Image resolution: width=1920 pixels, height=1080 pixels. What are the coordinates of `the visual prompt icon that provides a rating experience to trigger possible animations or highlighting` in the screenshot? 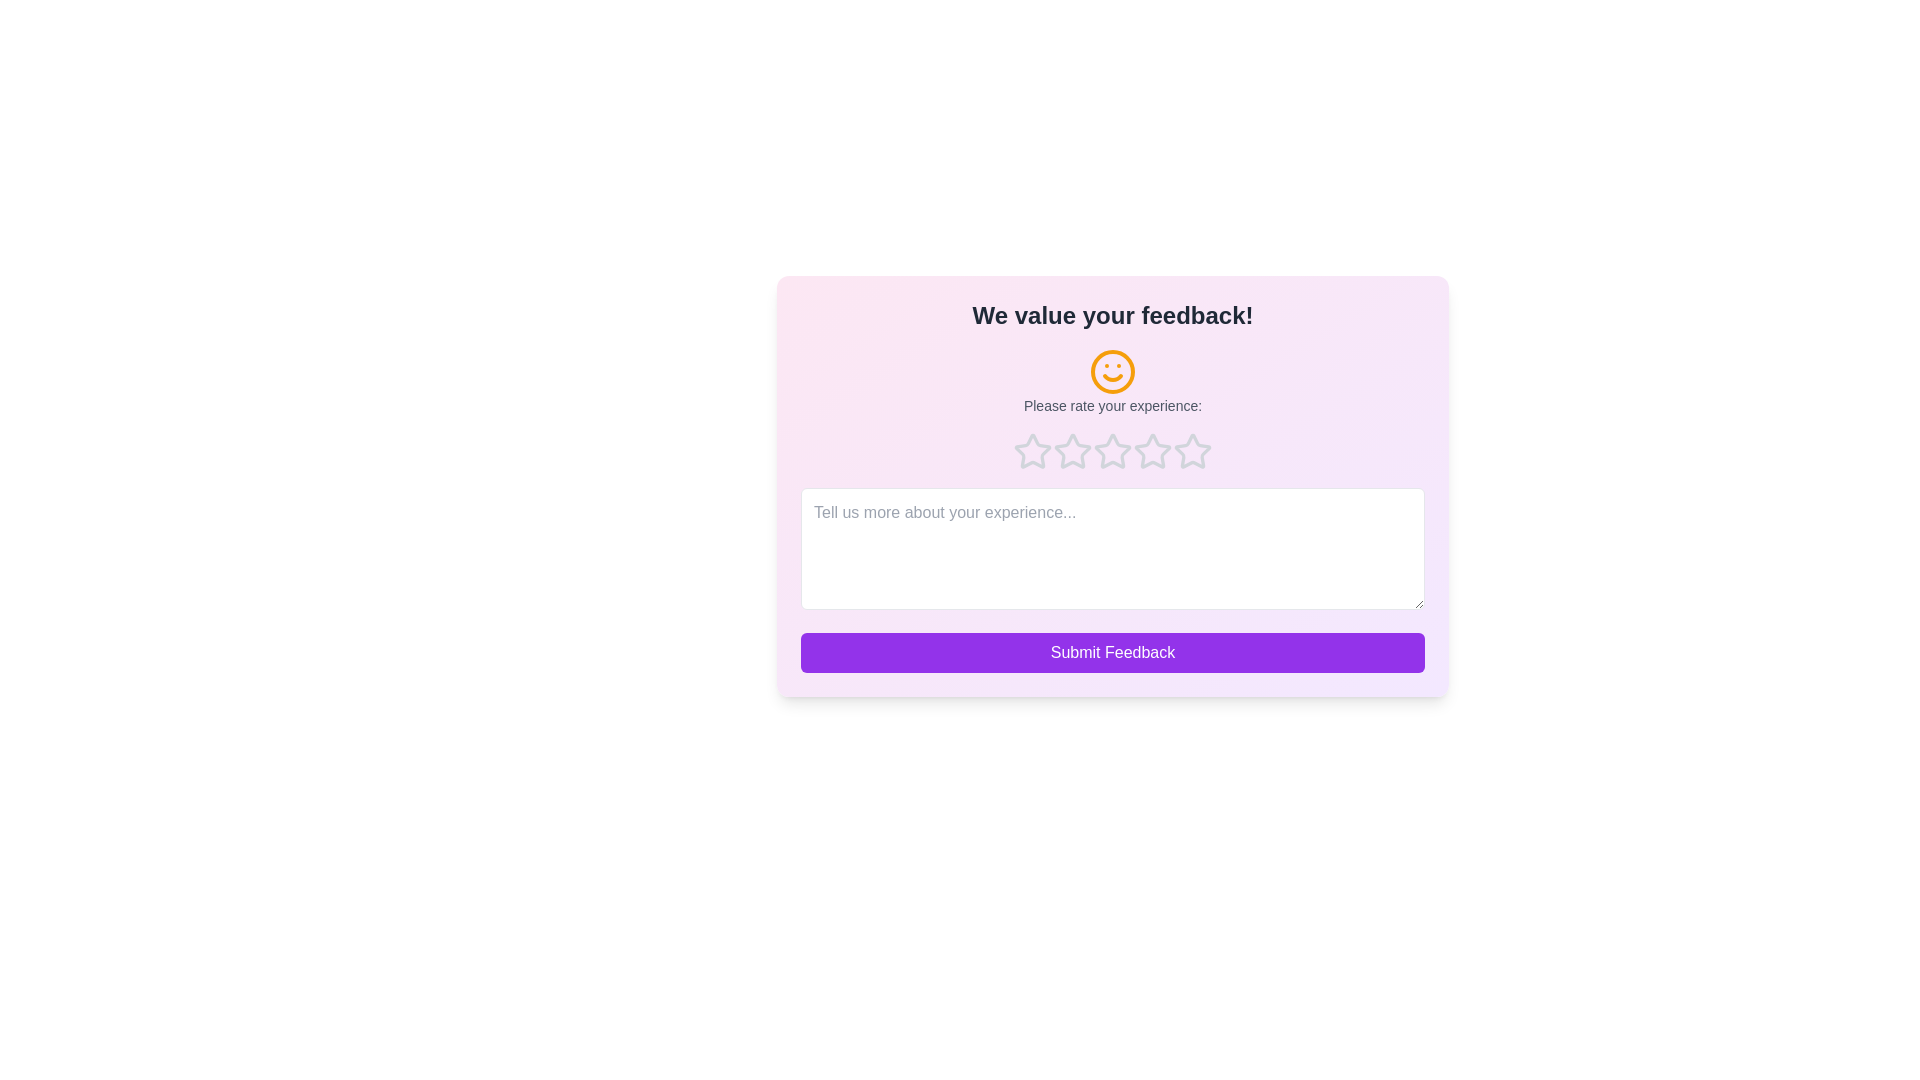 It's located at (1112, 381).